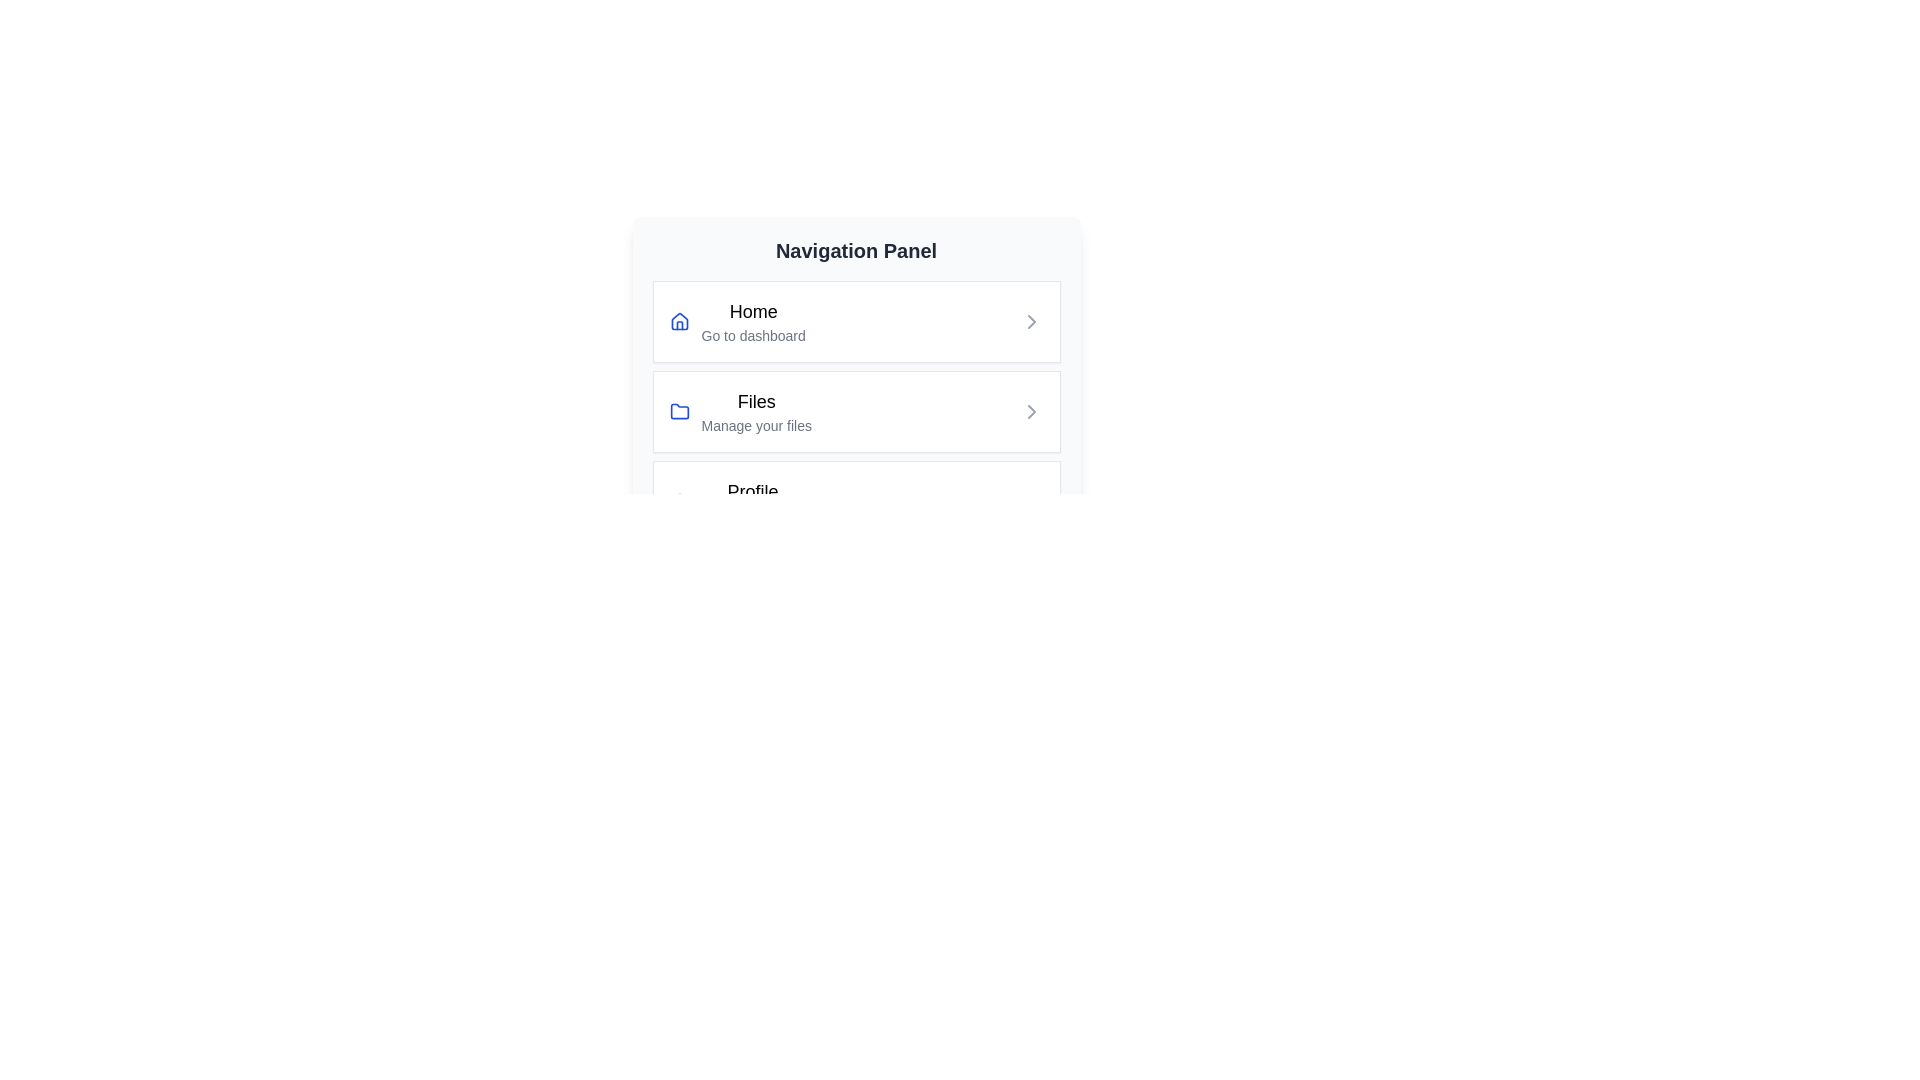  I want to click on the profile navigation button located within the navigation panel under the 'Files' option, so click(752, 500).